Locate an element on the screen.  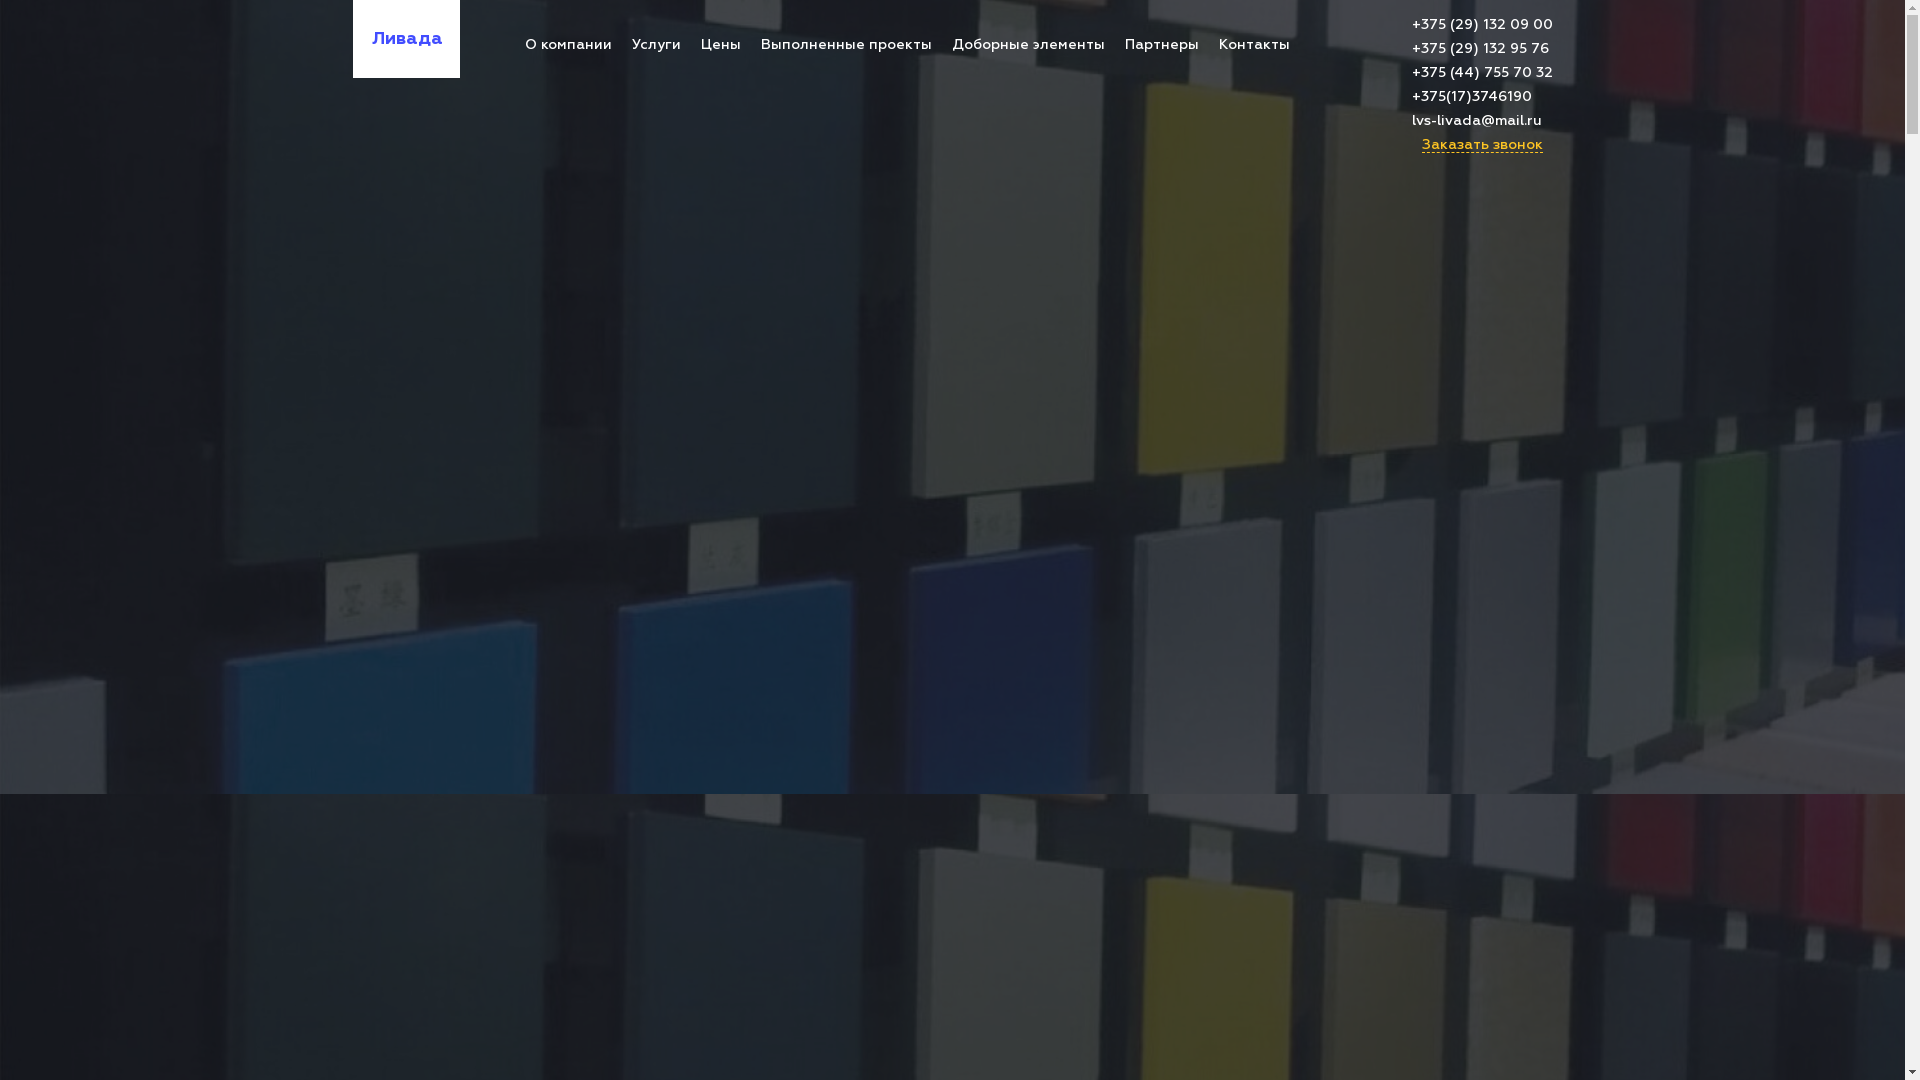
'+375(17)3746190' is located at coordinates (1482, 96).